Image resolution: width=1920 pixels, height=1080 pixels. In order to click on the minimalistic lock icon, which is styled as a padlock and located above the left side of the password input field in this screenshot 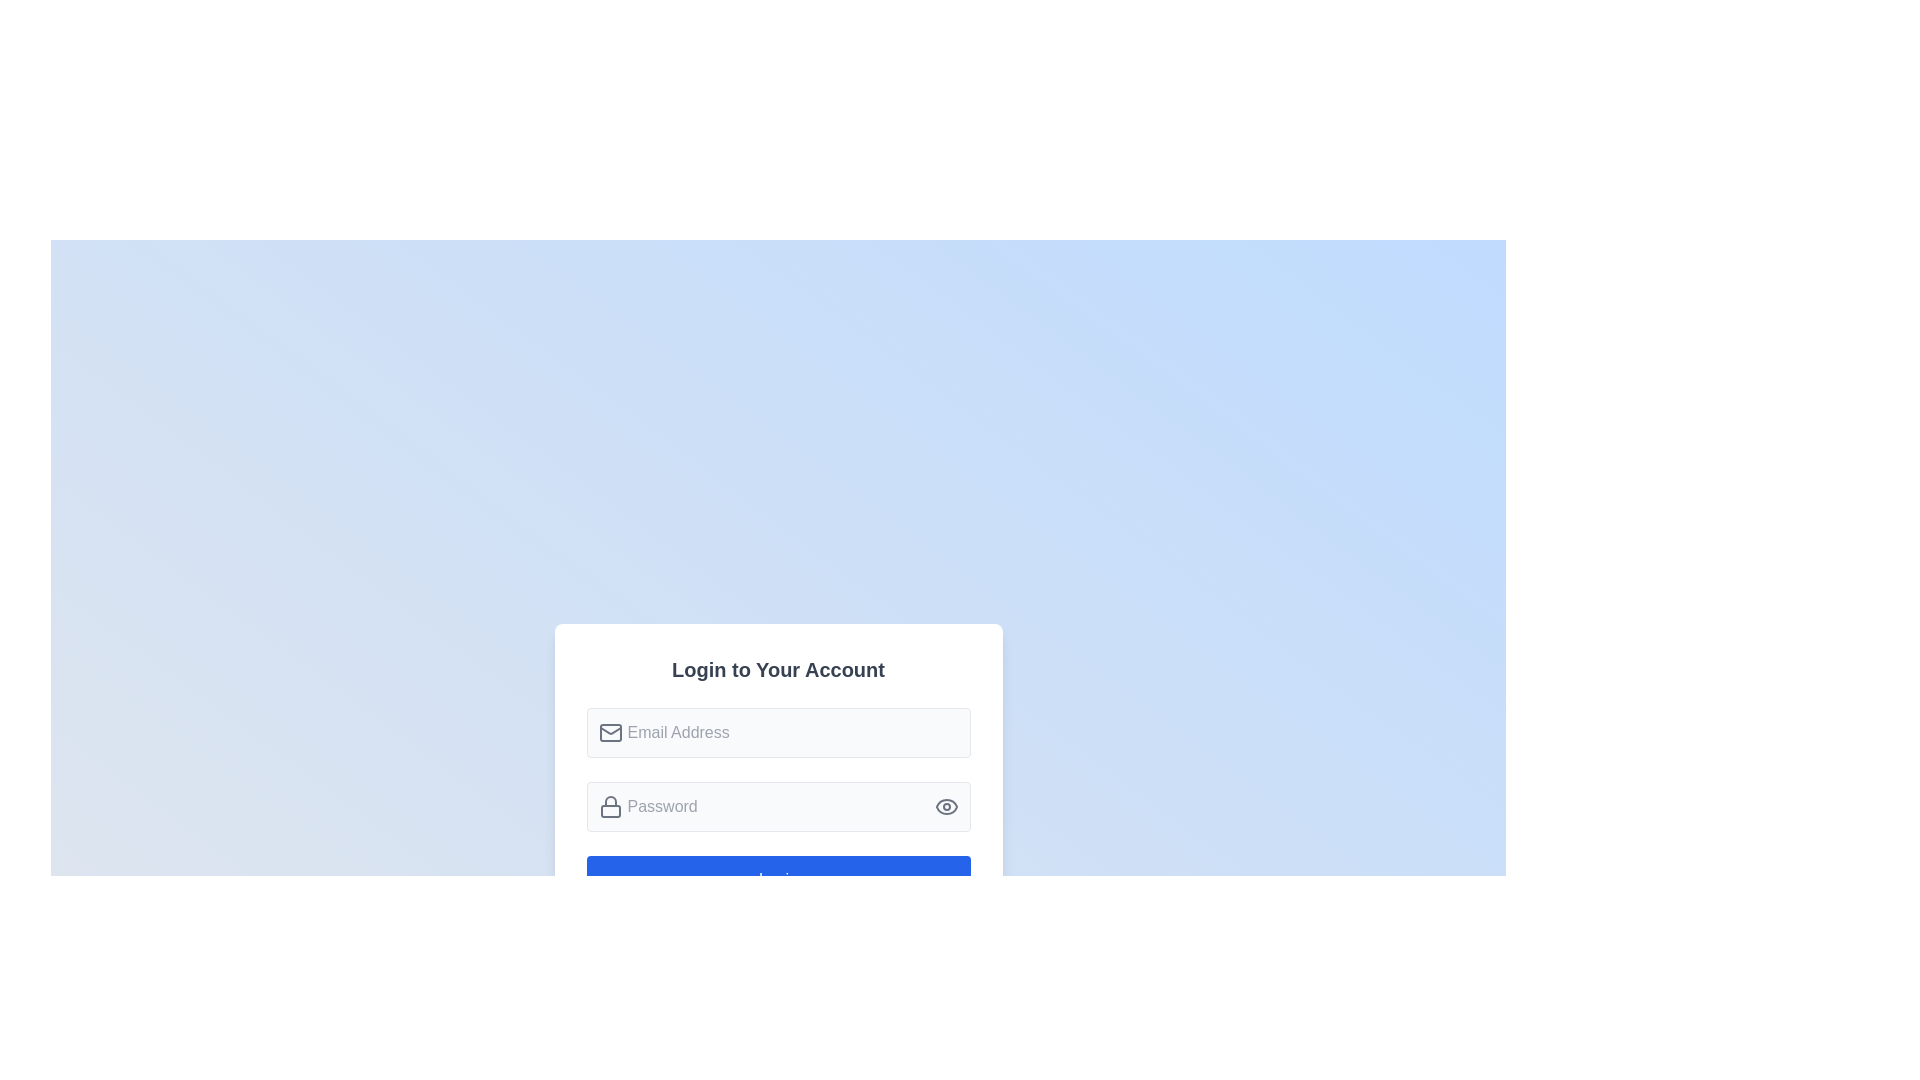, I will do `click(609, 805)`.